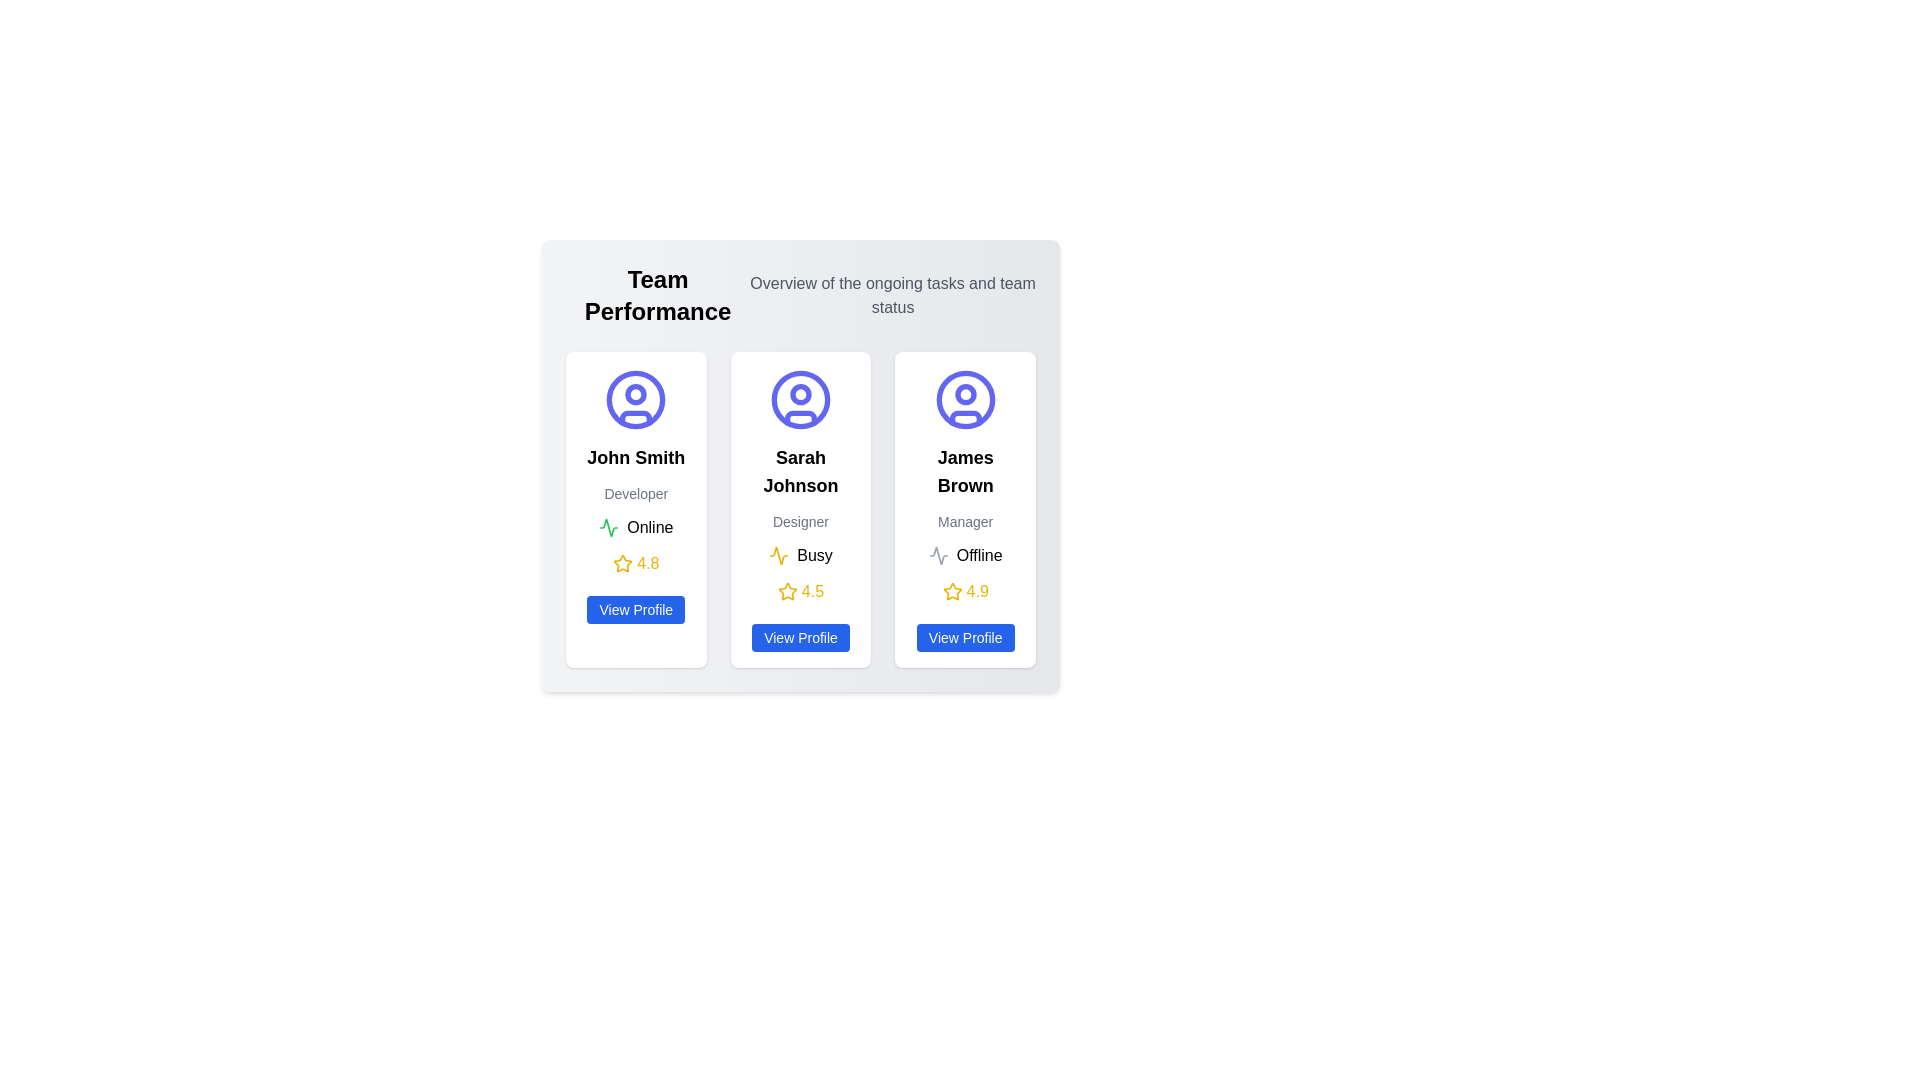 Image resolution: width=1920 pixels, height=1080 pixels. Describe the element at coordinates (965, 400) in the screenshot. I see `the circular user profile icon with a purple outline located at the top center of the card for 'James Brown'` at that location.